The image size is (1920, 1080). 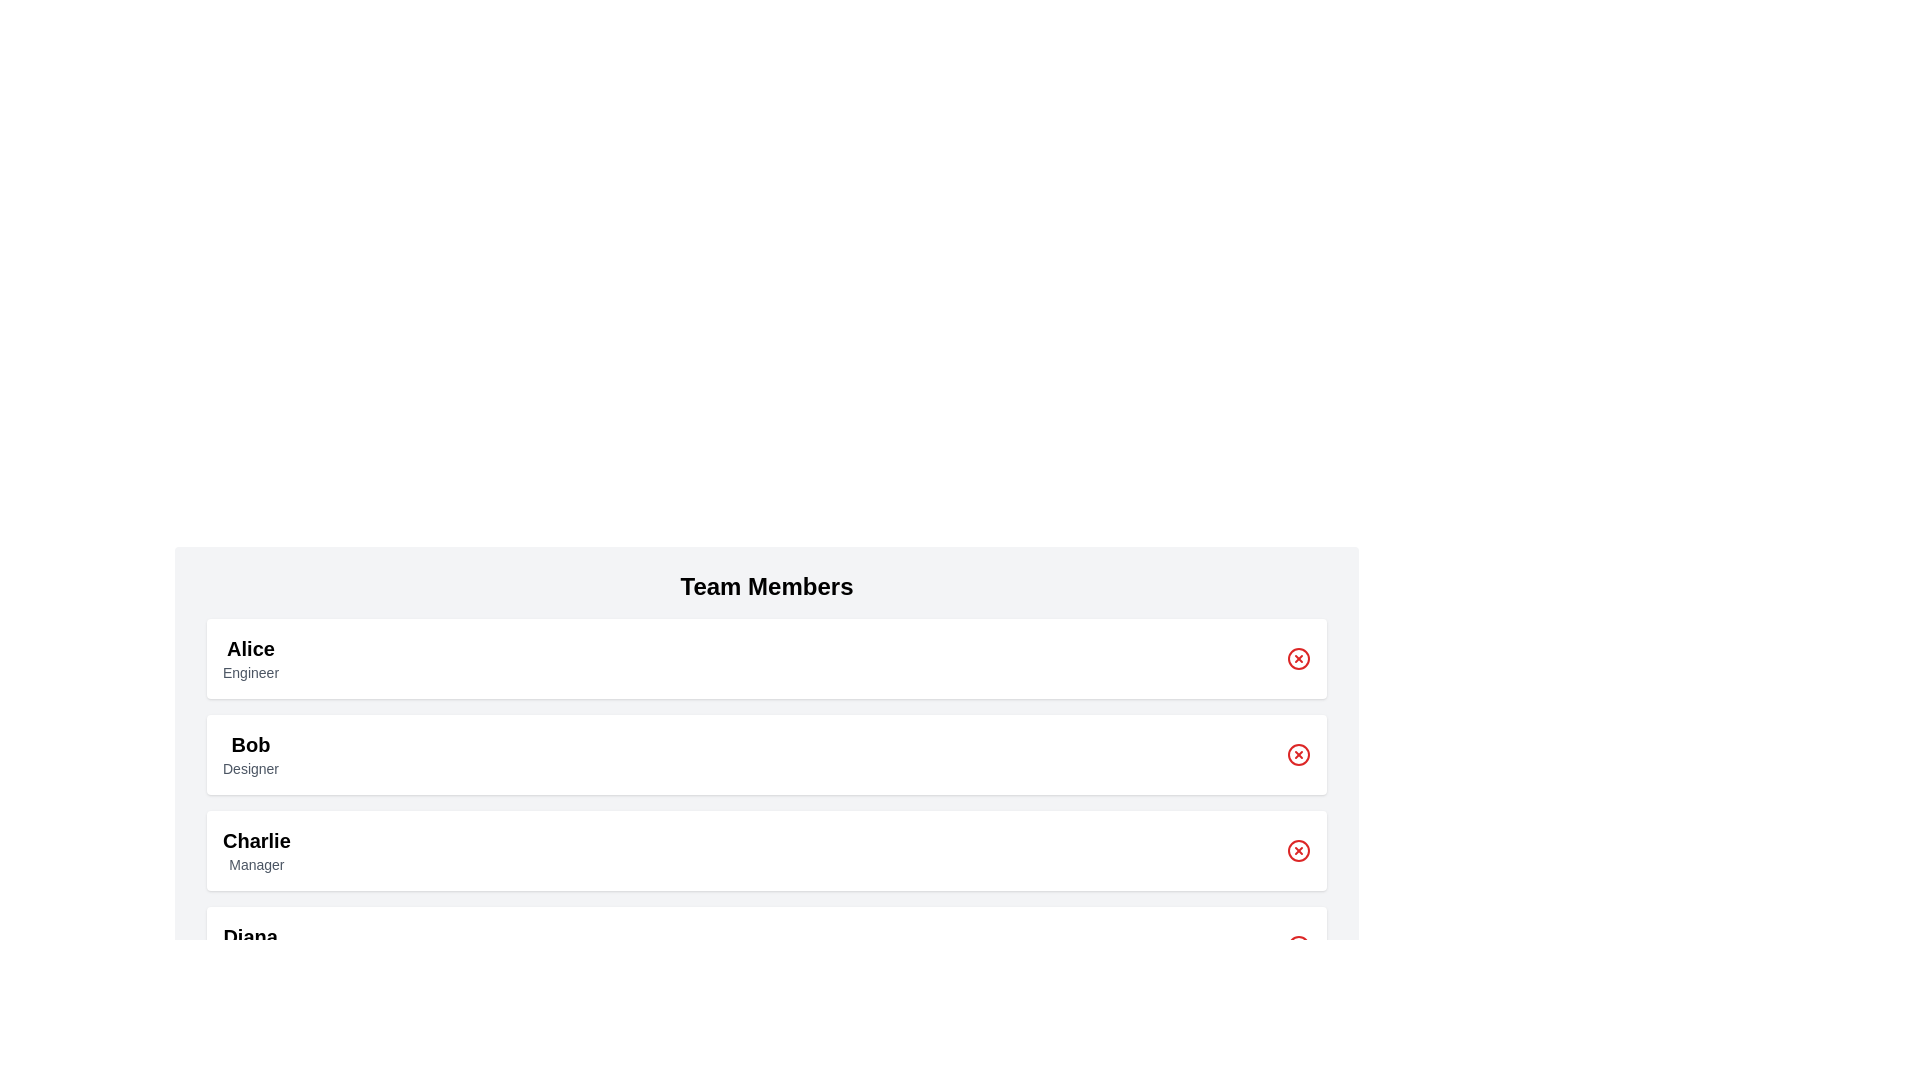 What do you see at coordinates (255, 851) in the screenshot?
I see `displayed information from the text block representing the team member 'Charlie' and role 'Manager', which is the third card in the 'Team Members' section` at bounding box center [255, 851].